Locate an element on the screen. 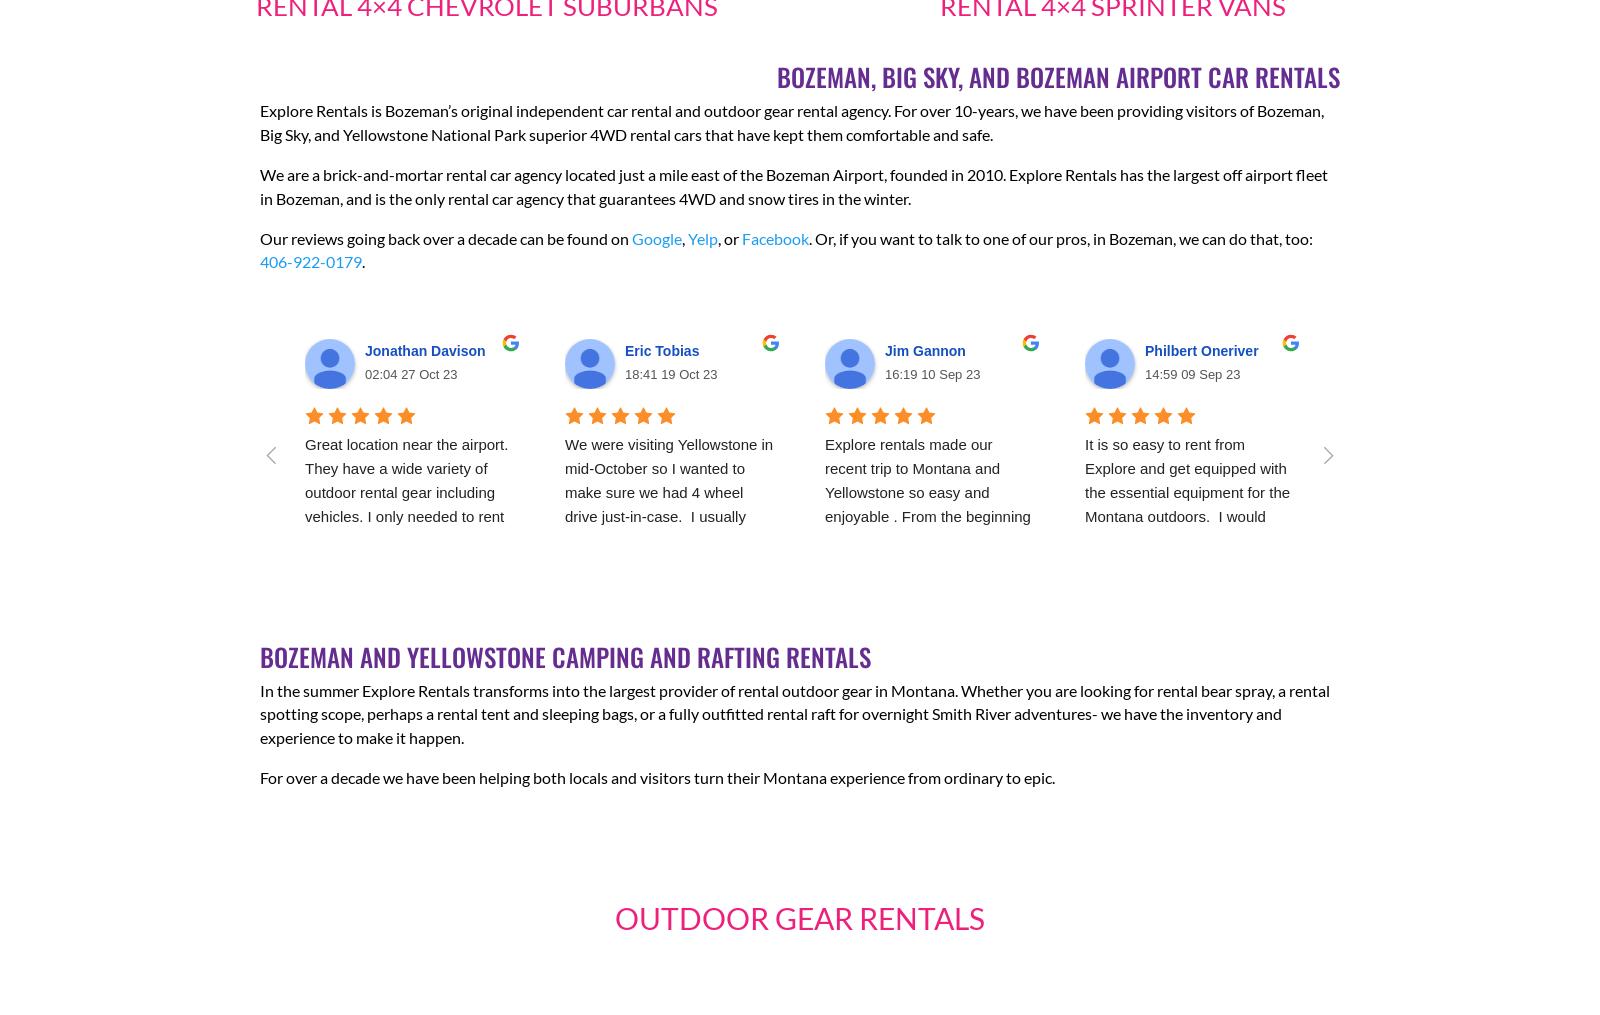 This screenshot has height=1015, width=1600. '.' is located at coordinates (363, 261).